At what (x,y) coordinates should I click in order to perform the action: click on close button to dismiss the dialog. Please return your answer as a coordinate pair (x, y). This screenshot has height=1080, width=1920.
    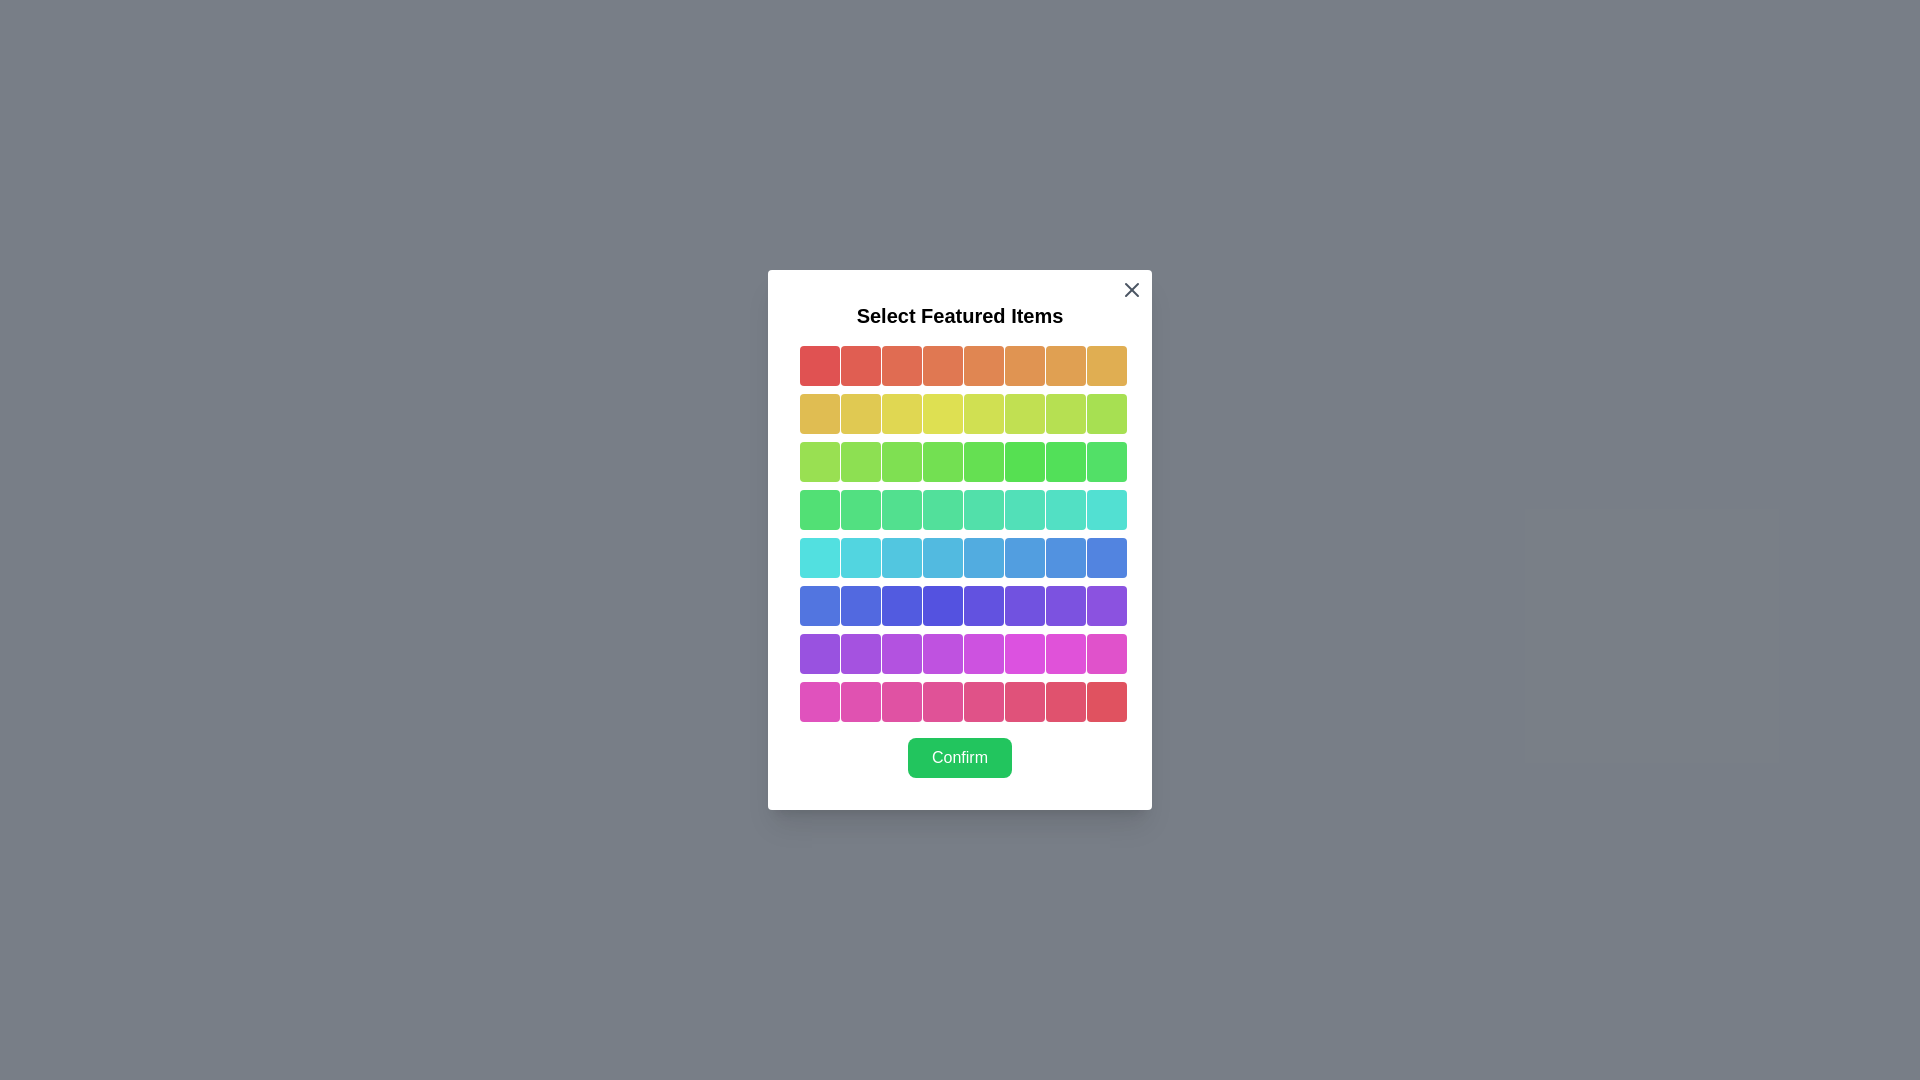
    Looking at the image, I should click on (1132, 289).